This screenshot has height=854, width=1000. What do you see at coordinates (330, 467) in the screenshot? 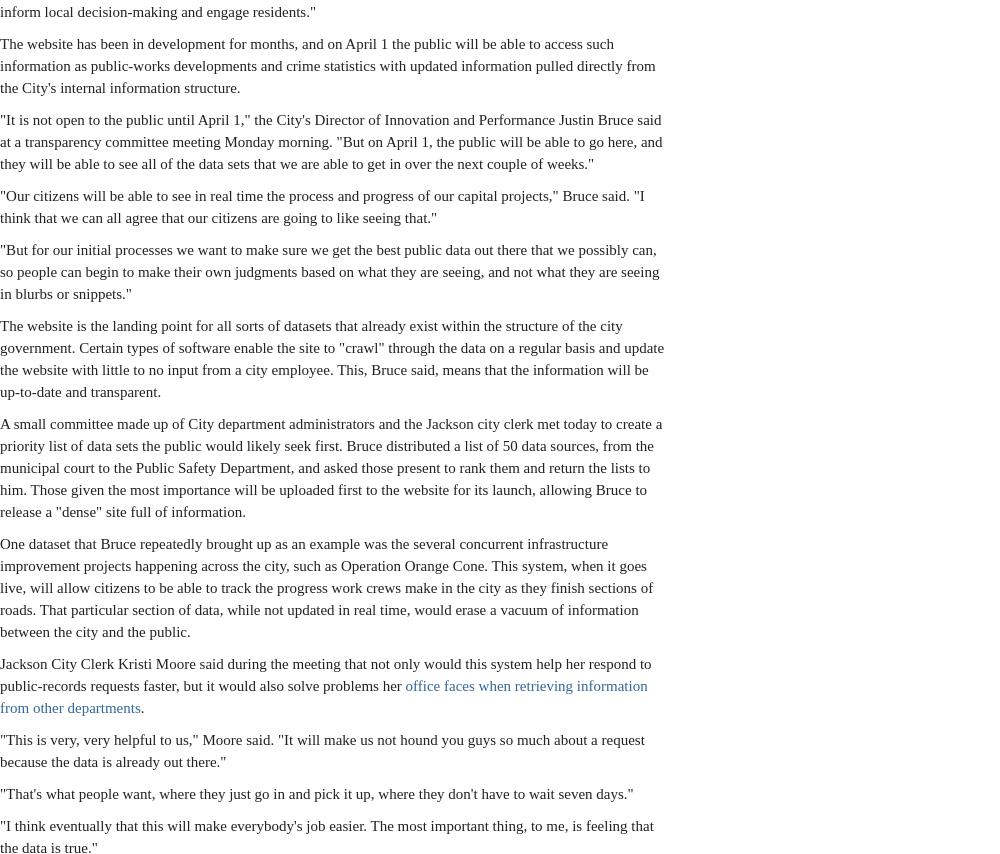
I see `'A small committee made up of City department administrators and the Jackson city clerk met today to create a priority list of data sets the public would likely seek first. Bruce distributed a list of 50 data sources, from the municipal court to the Public Safety Department, and asked those present to rank them and return the lists to him. Those given the most importance will be uploaded first to the website for its launch, allowing Bruce to release a "dense" site full of information.'` at bounding box center [330, 467].